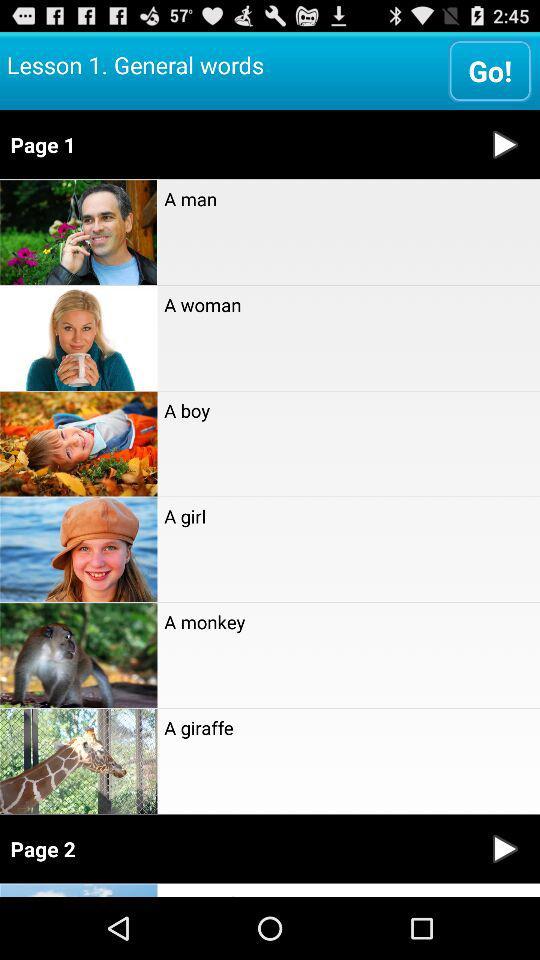  Describe the element at coordinates (504, 848) in the screenshot. I see `next page` at that location.